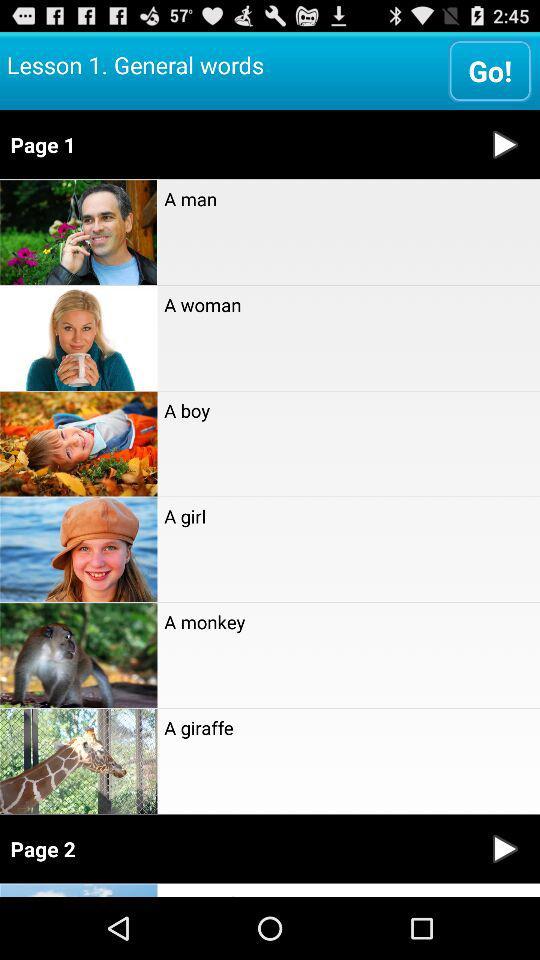  Describe the element at coordinates (504, 848) in the screenshot. I see `next page` at that location.